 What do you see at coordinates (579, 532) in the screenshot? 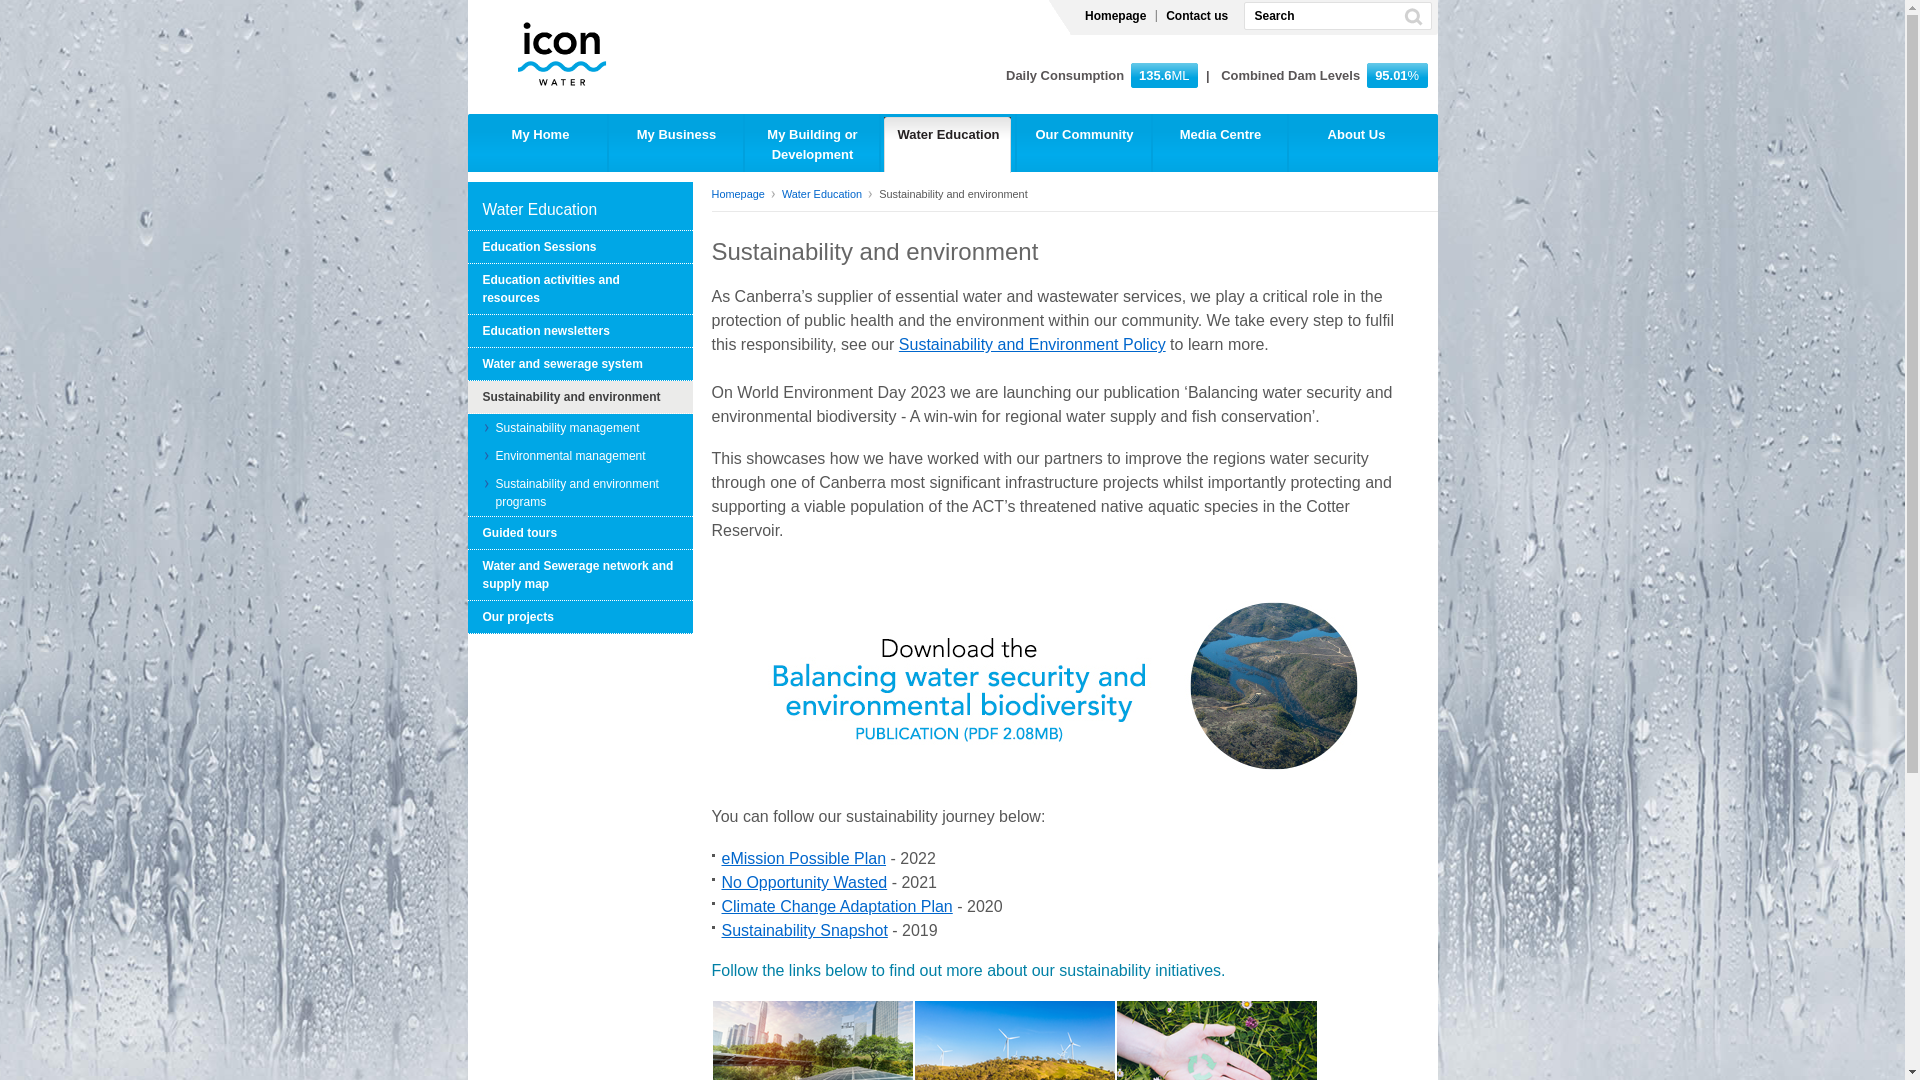
I see `'Guided tours'` at bounding box center [579, 532].